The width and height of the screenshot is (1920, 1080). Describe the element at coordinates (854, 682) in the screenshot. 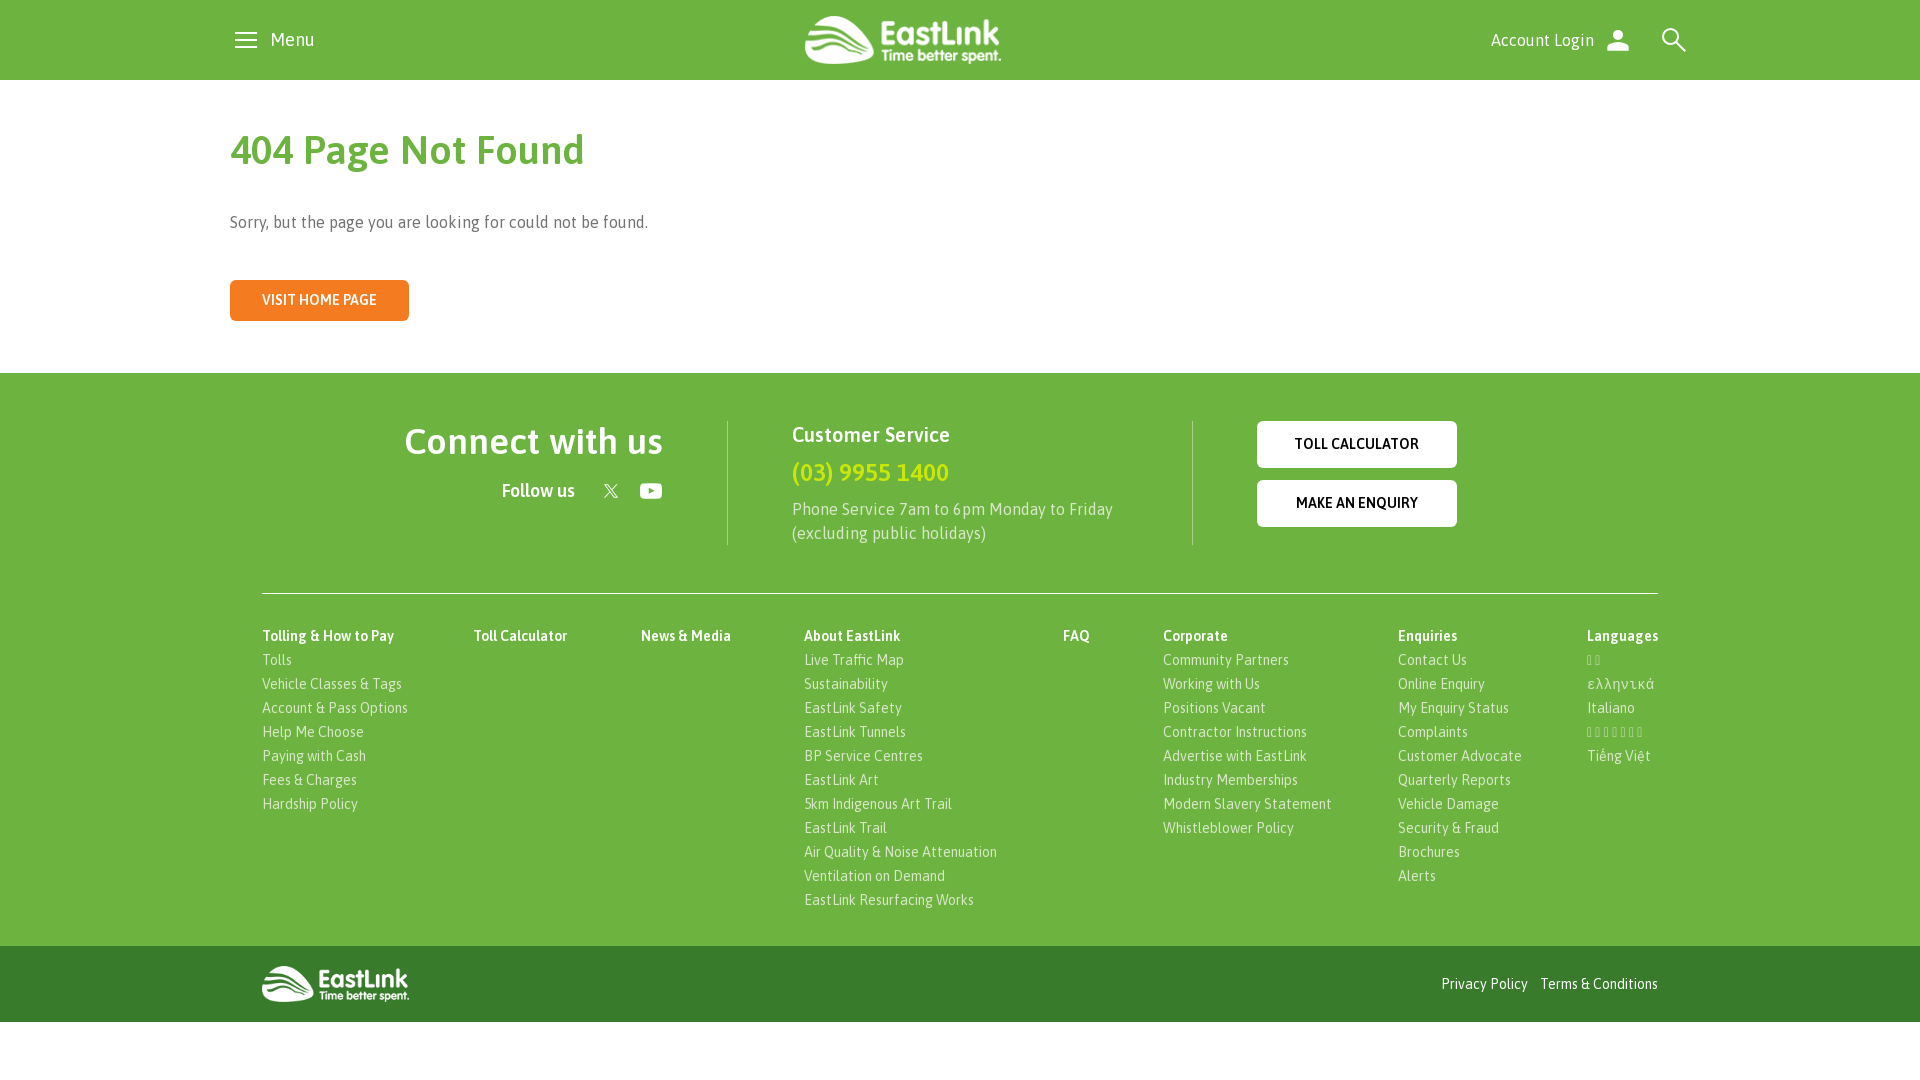

I see `'Sustainability'` at that location.